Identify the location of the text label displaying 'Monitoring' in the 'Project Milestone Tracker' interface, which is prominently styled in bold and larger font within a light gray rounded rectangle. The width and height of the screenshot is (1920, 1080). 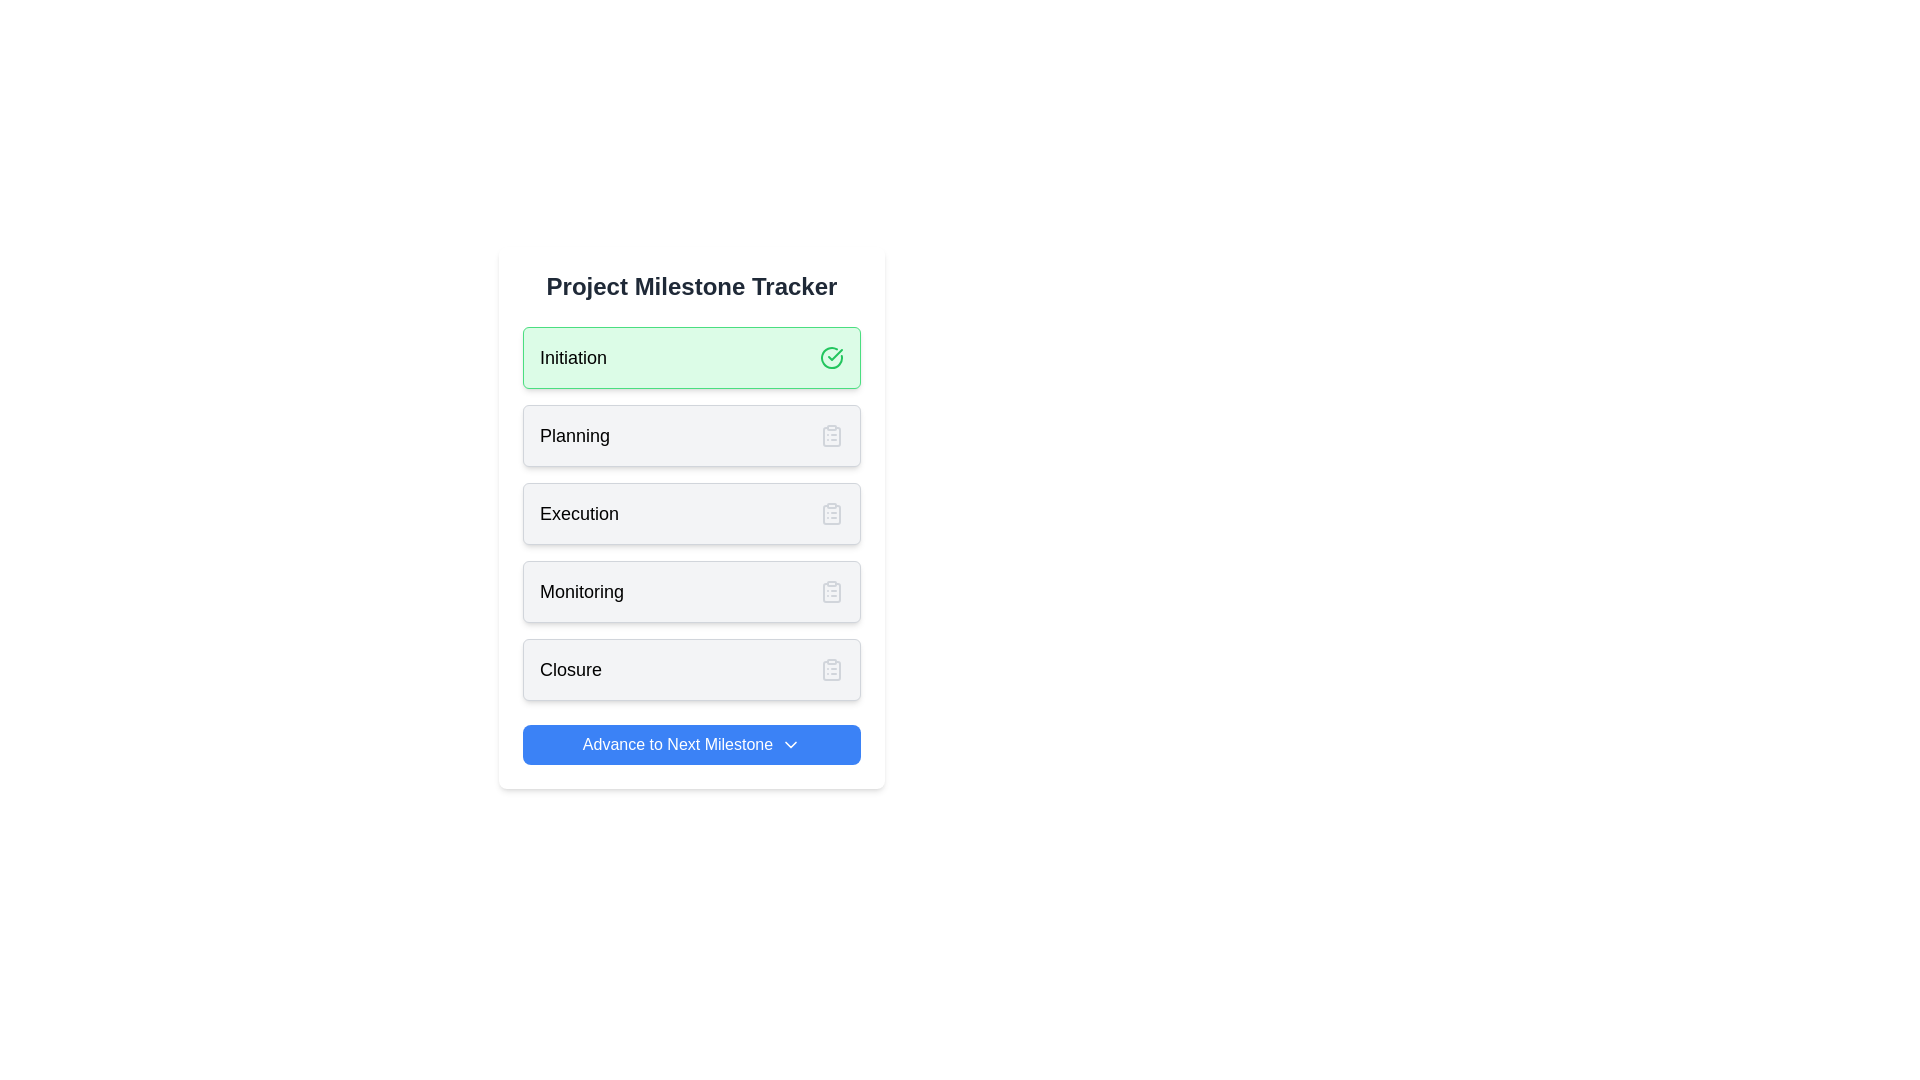
(580, 590).